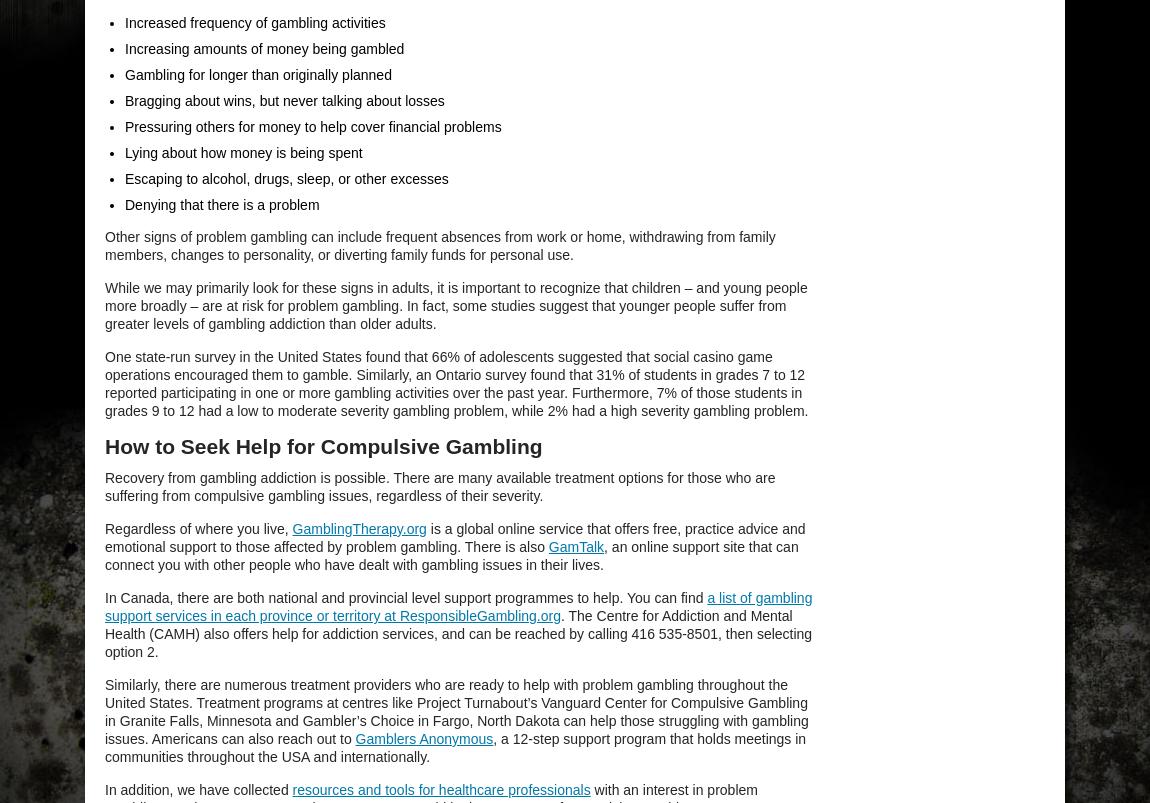 This screenshot has width=1150, height=803. What do you see at coordinates (405, 596) in the screenshot?
I see `'In Canada, there are both national and provincial level support programmes to help. You can find'` at bounding box center [405, 596].